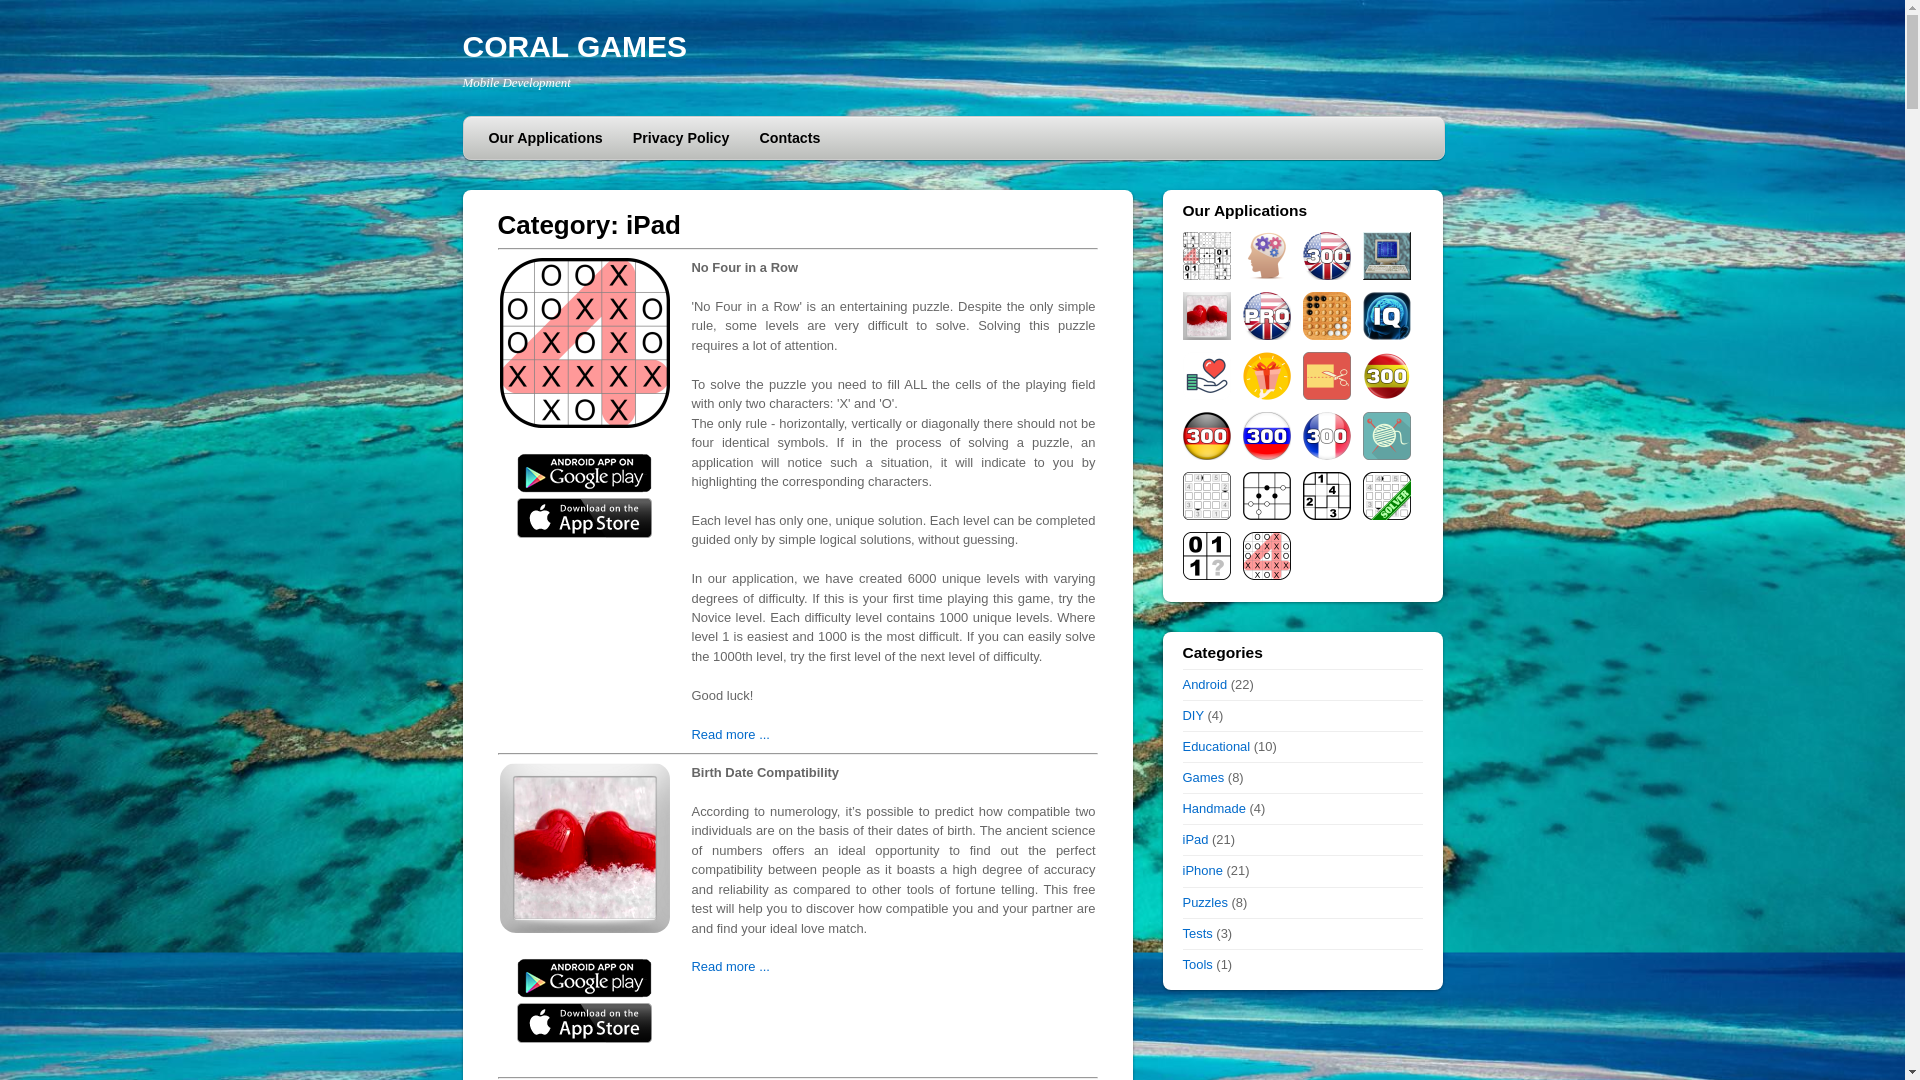  What do you see at coordinates (1385, 254) in the screenshot?
I see `'NetGame'` at bounding box center [1385, 254].